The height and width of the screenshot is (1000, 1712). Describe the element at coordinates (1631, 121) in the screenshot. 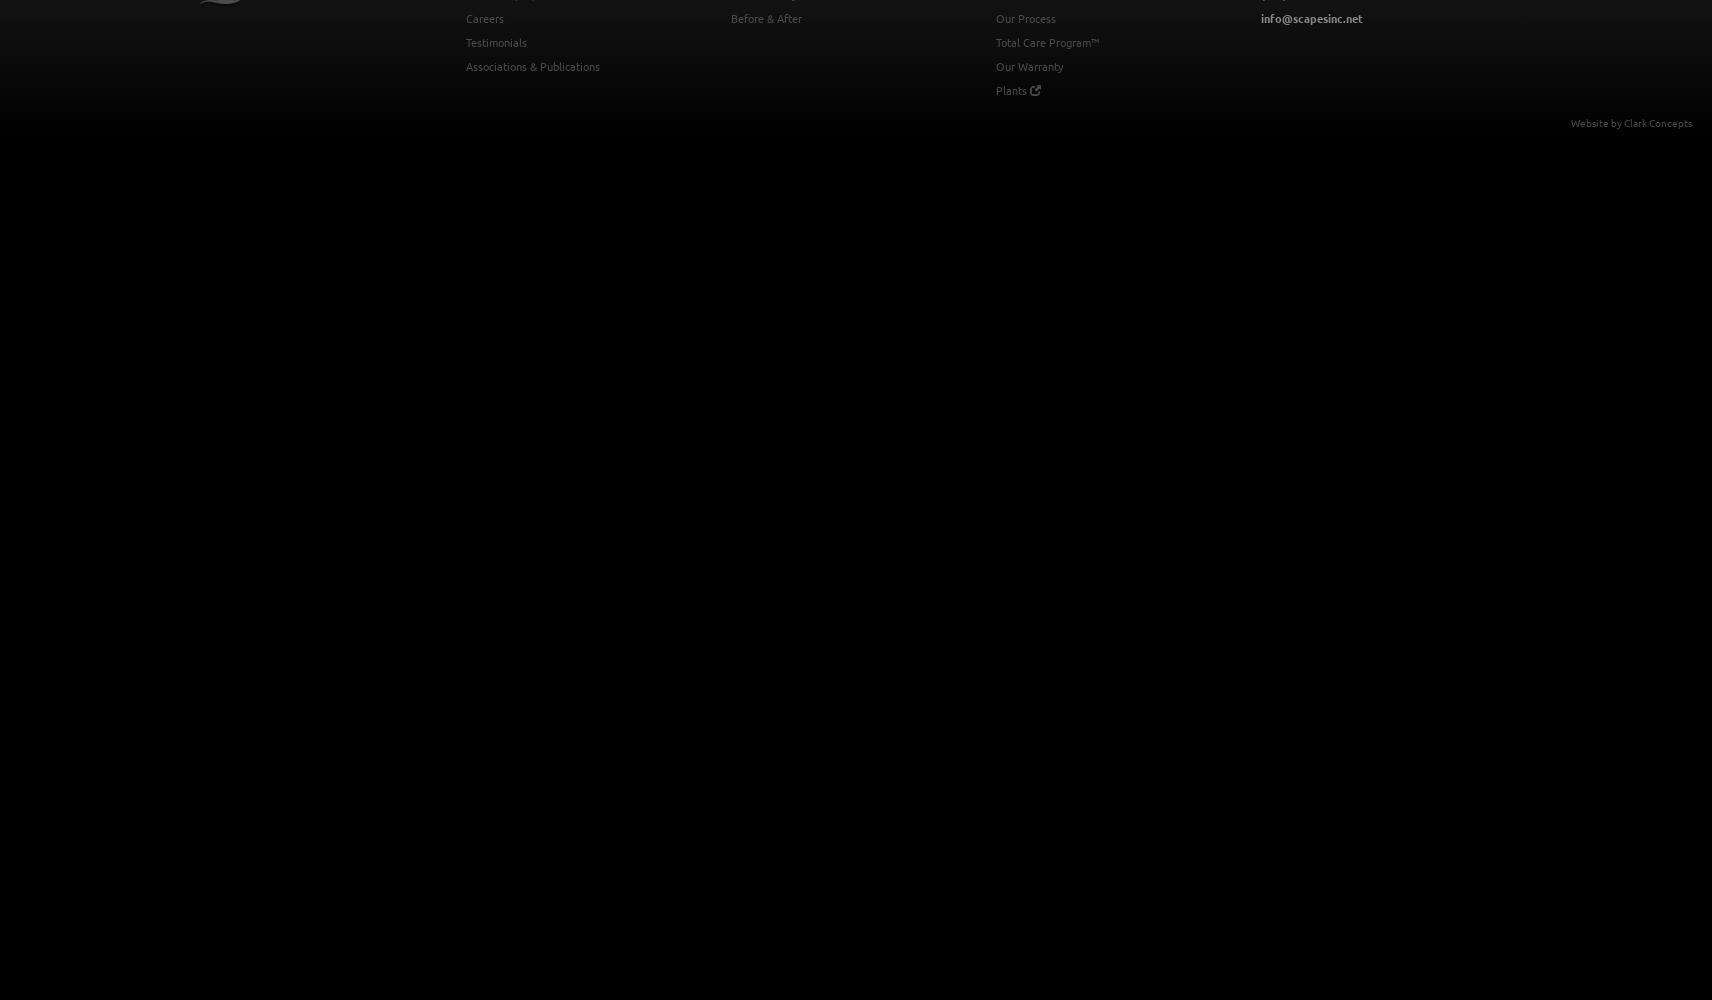

I see `'Website by Clark Concepts'` at that location.